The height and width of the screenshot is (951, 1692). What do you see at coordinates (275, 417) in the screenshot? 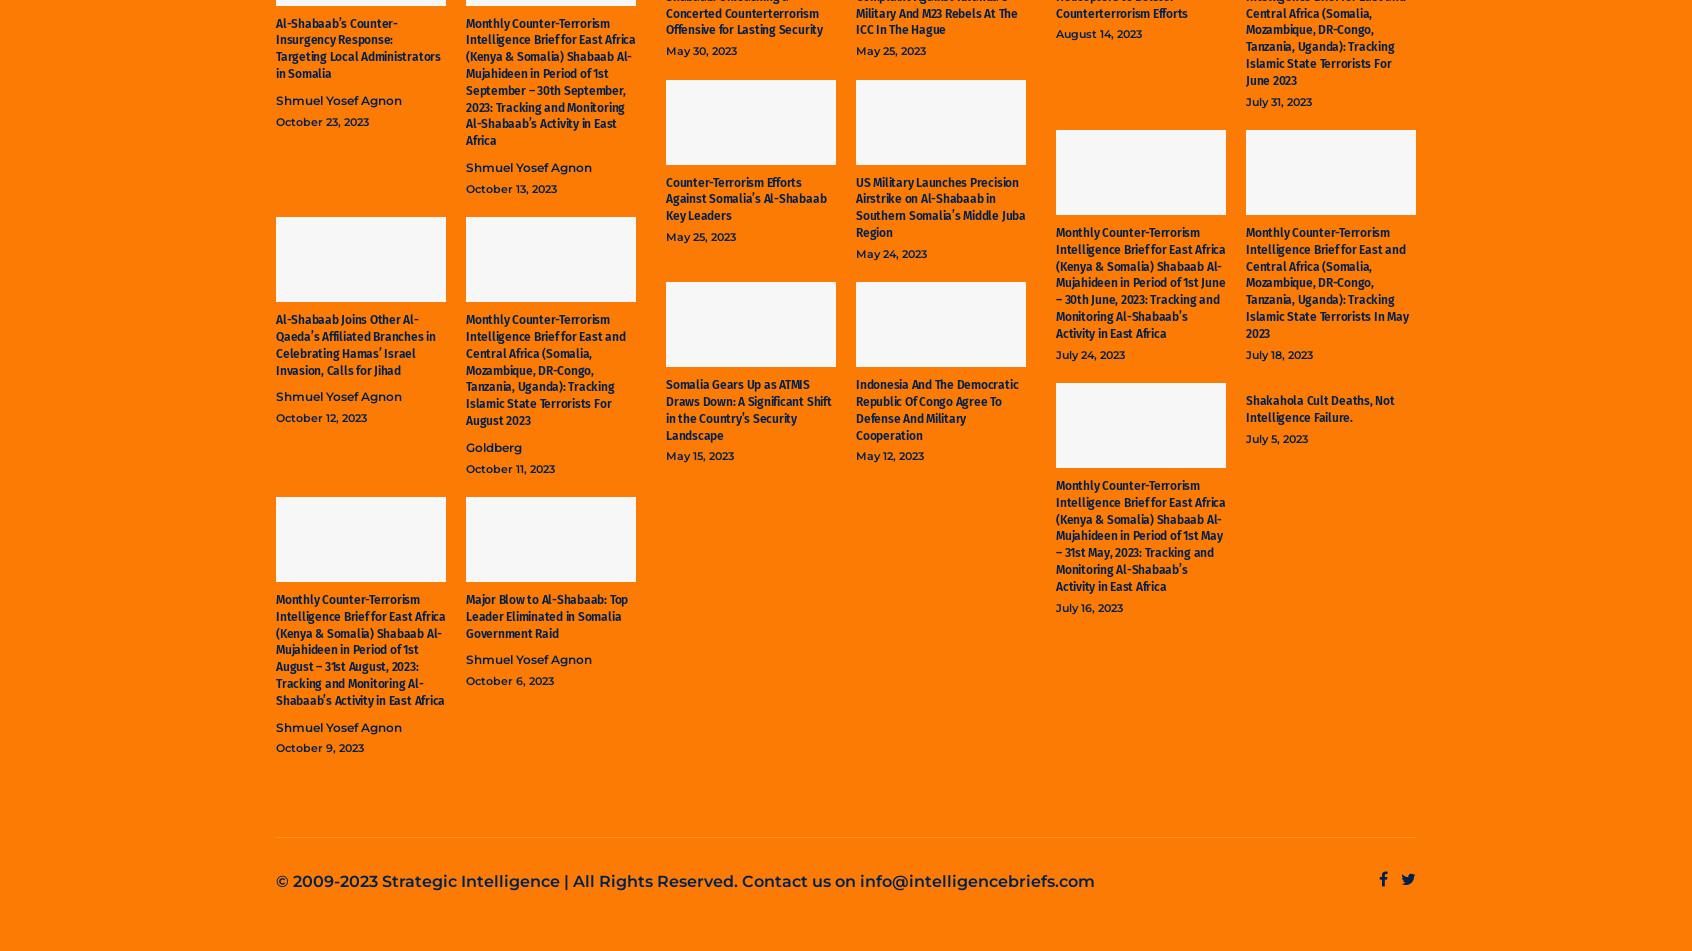
I see `'October 12, 2023'` at bounding box center [275, 417].